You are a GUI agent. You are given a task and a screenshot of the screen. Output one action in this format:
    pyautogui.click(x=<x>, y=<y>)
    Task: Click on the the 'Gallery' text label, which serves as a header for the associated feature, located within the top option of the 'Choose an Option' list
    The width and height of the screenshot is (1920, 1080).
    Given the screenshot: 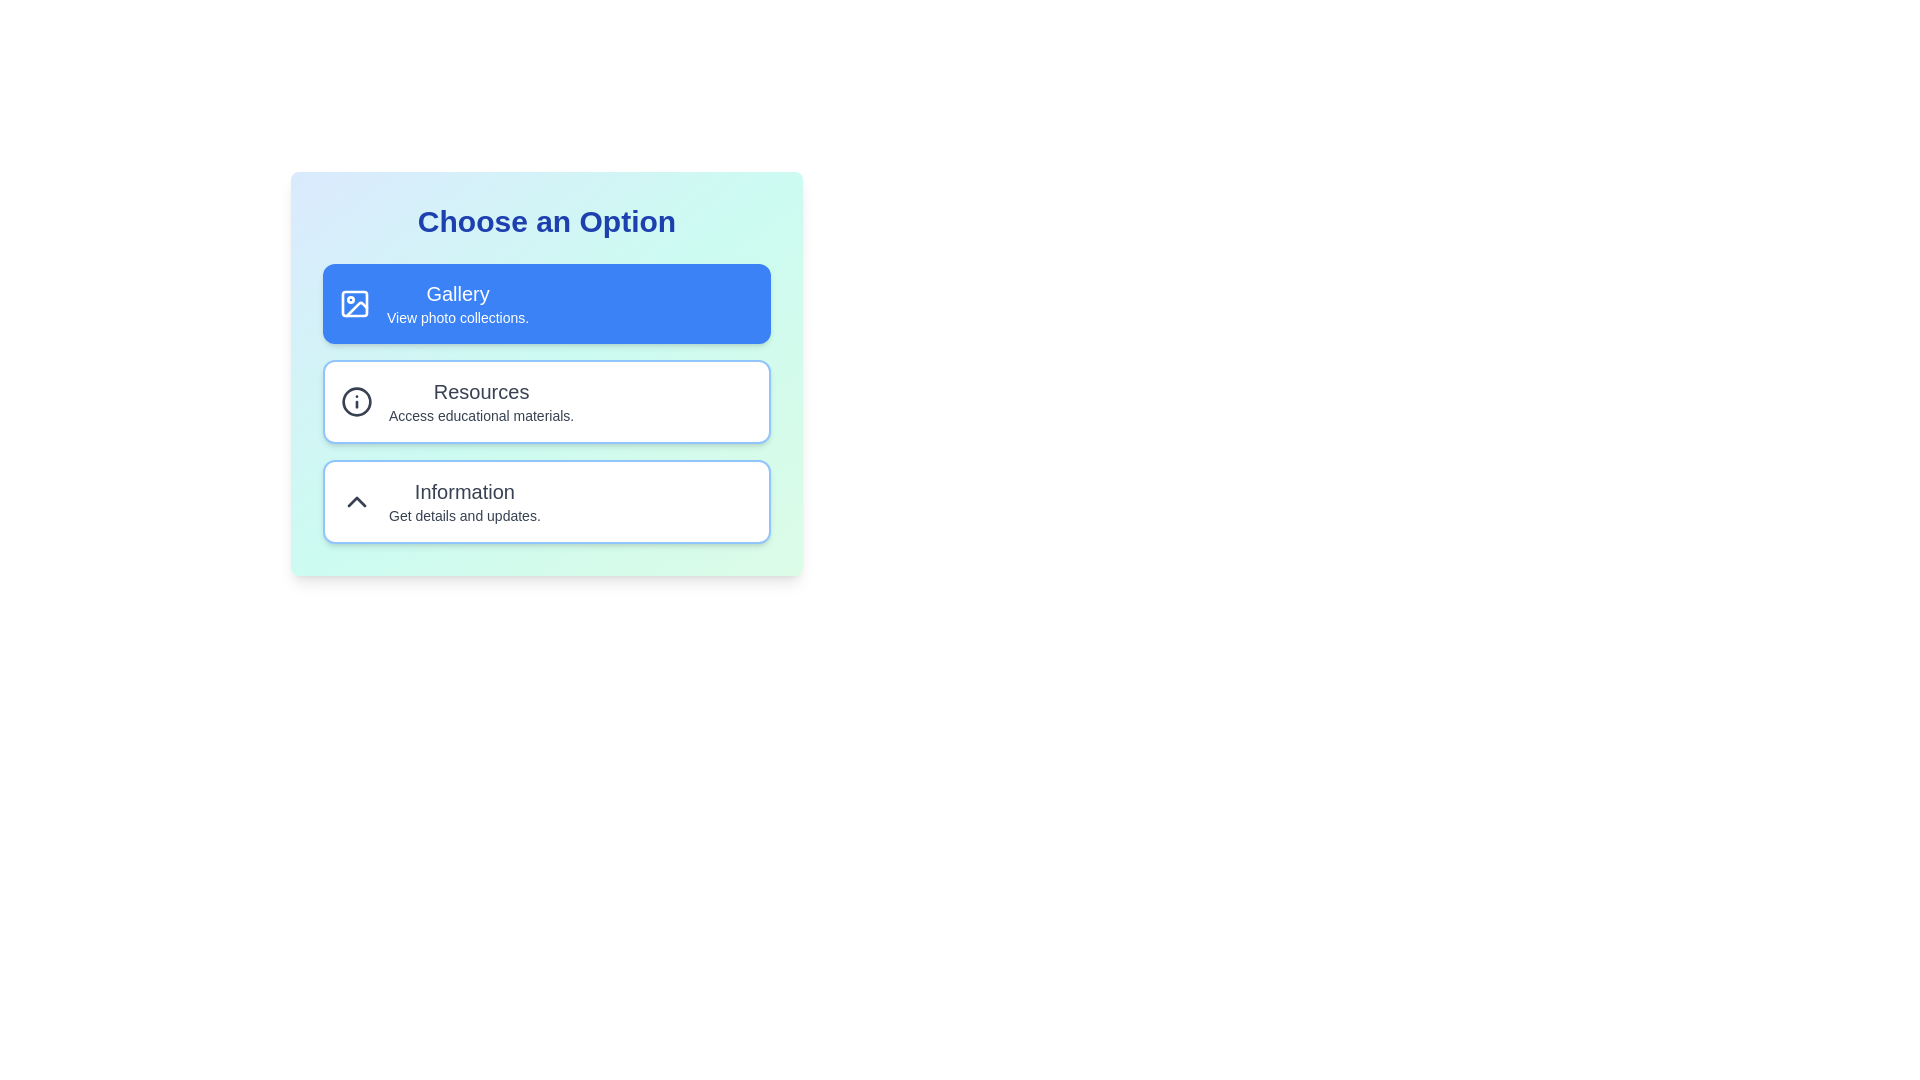 What is the action you would take?
    pyautogui.click(x=457, y=293)
    